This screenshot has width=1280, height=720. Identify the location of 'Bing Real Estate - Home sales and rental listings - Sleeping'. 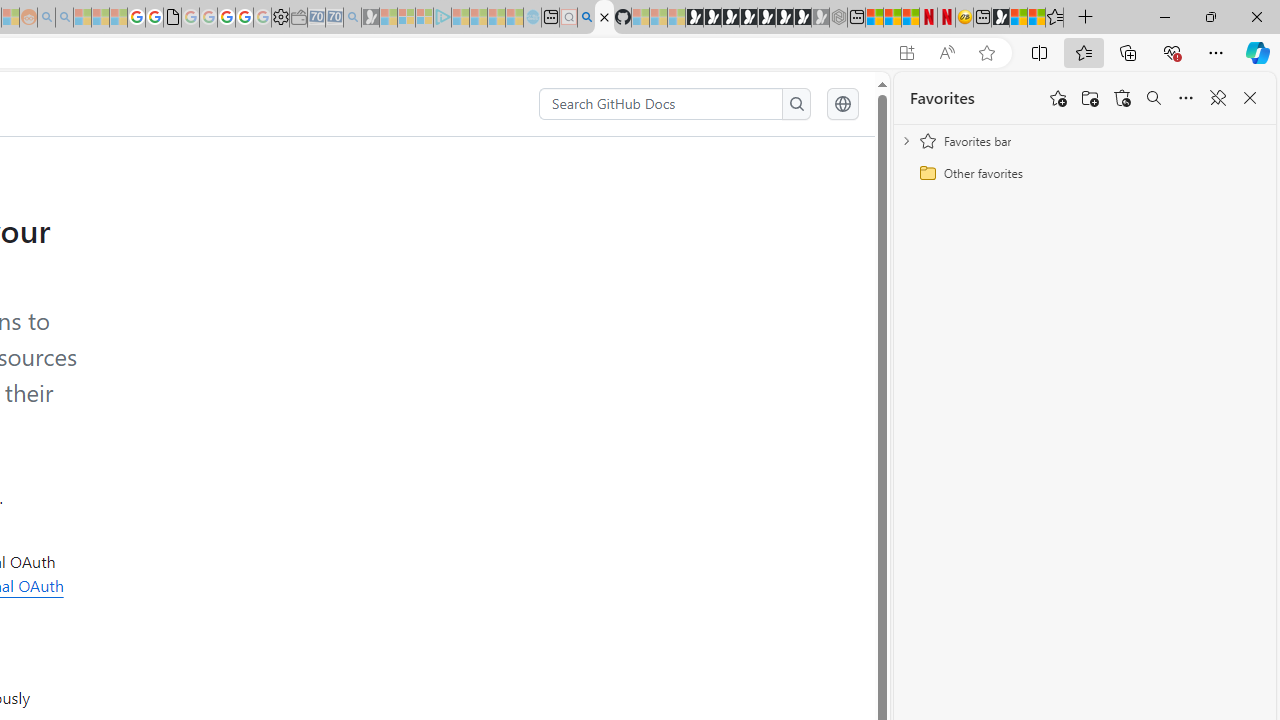
(352, 17).